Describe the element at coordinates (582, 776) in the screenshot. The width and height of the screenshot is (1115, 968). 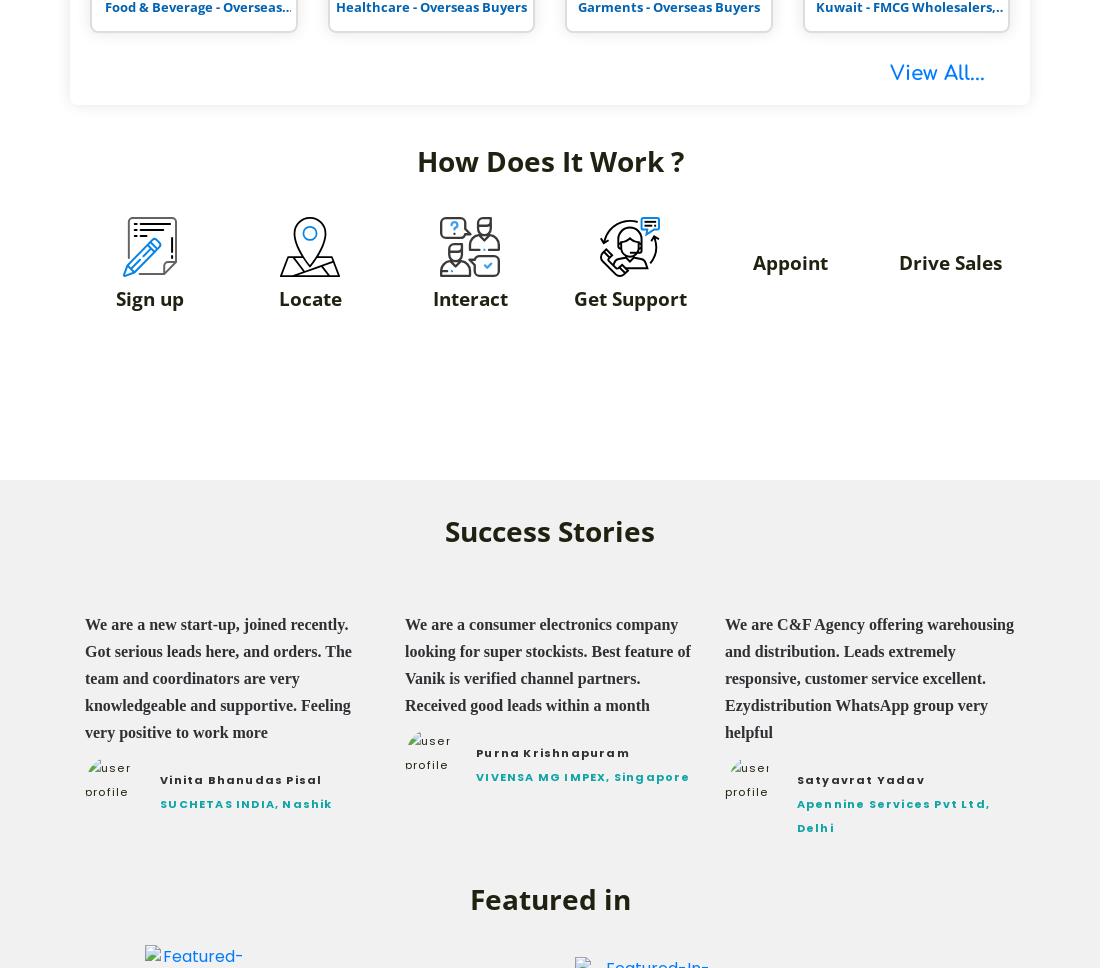
I see `'VIVENSA MG IMPEX, Singapore'` at that location.